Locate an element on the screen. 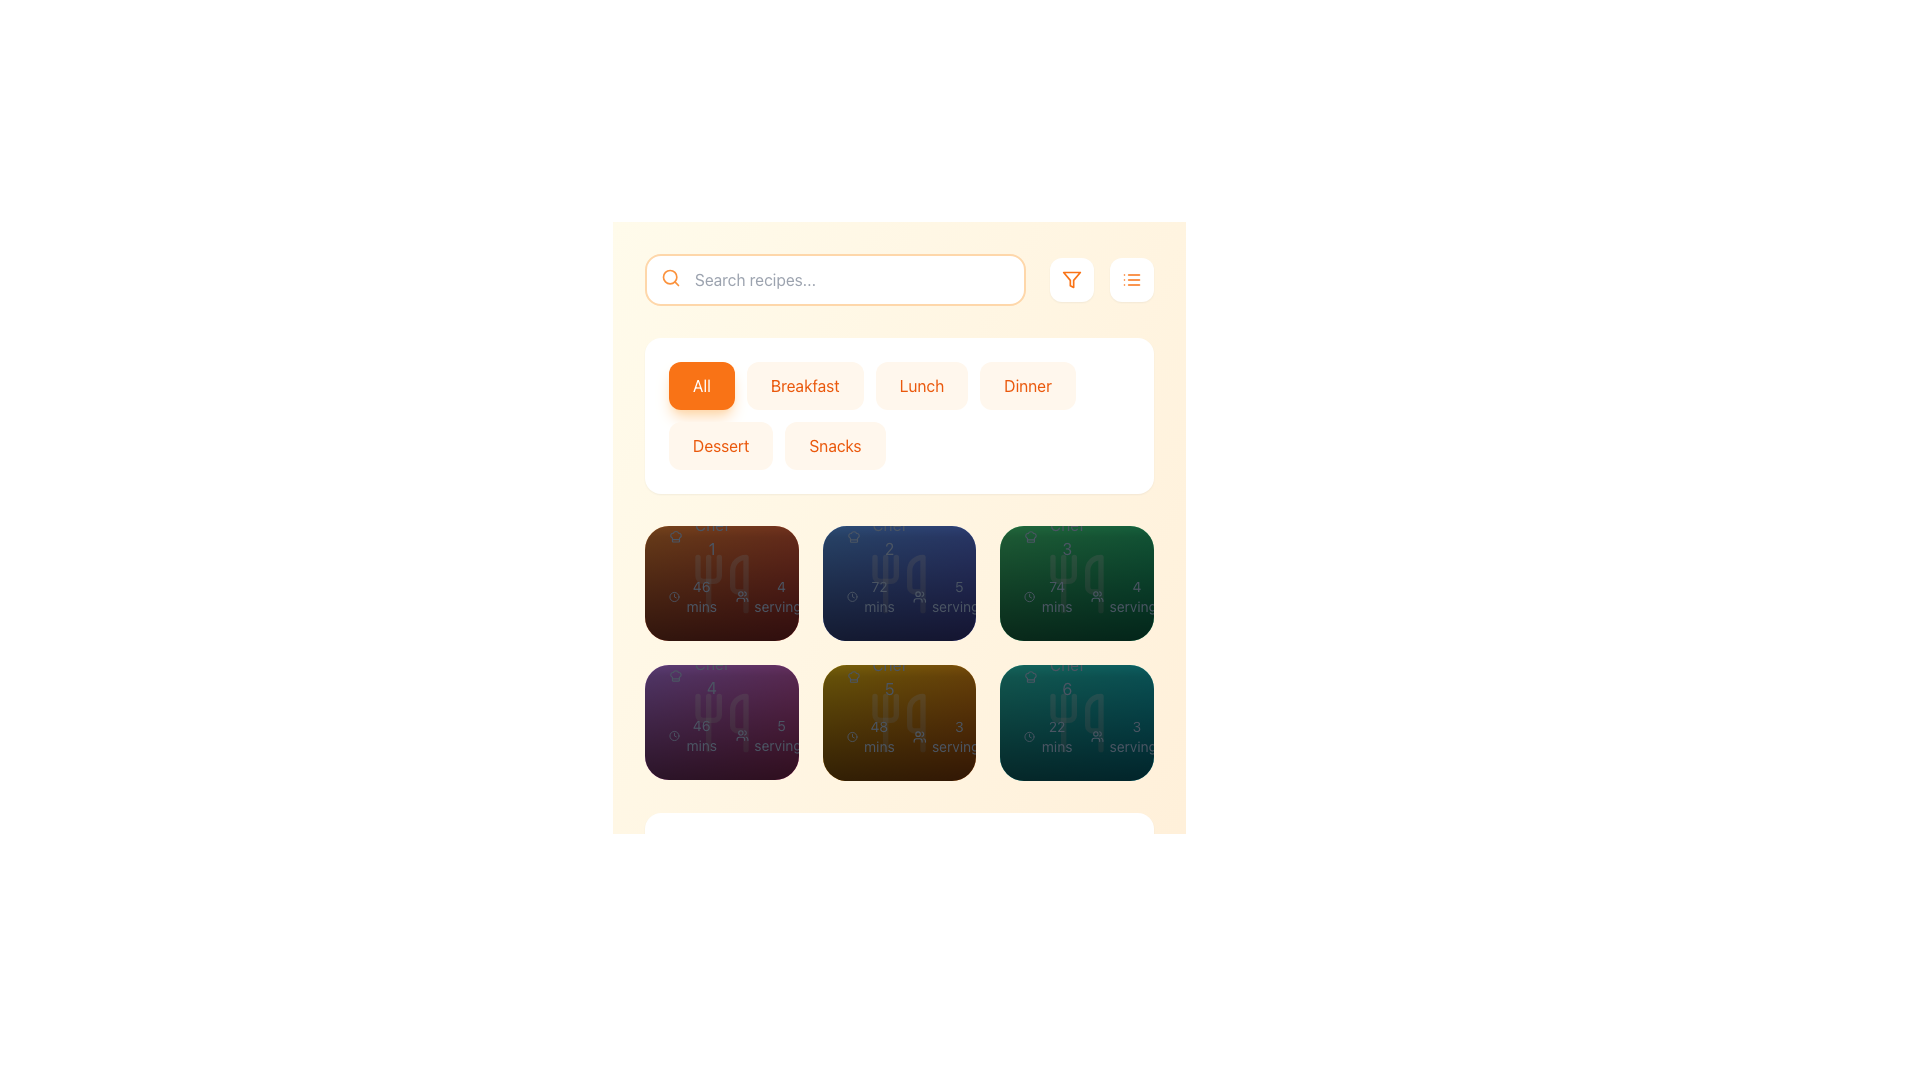 The image size is (1920, 1080). the food category button in the button group is located at coordinates (898, 415).